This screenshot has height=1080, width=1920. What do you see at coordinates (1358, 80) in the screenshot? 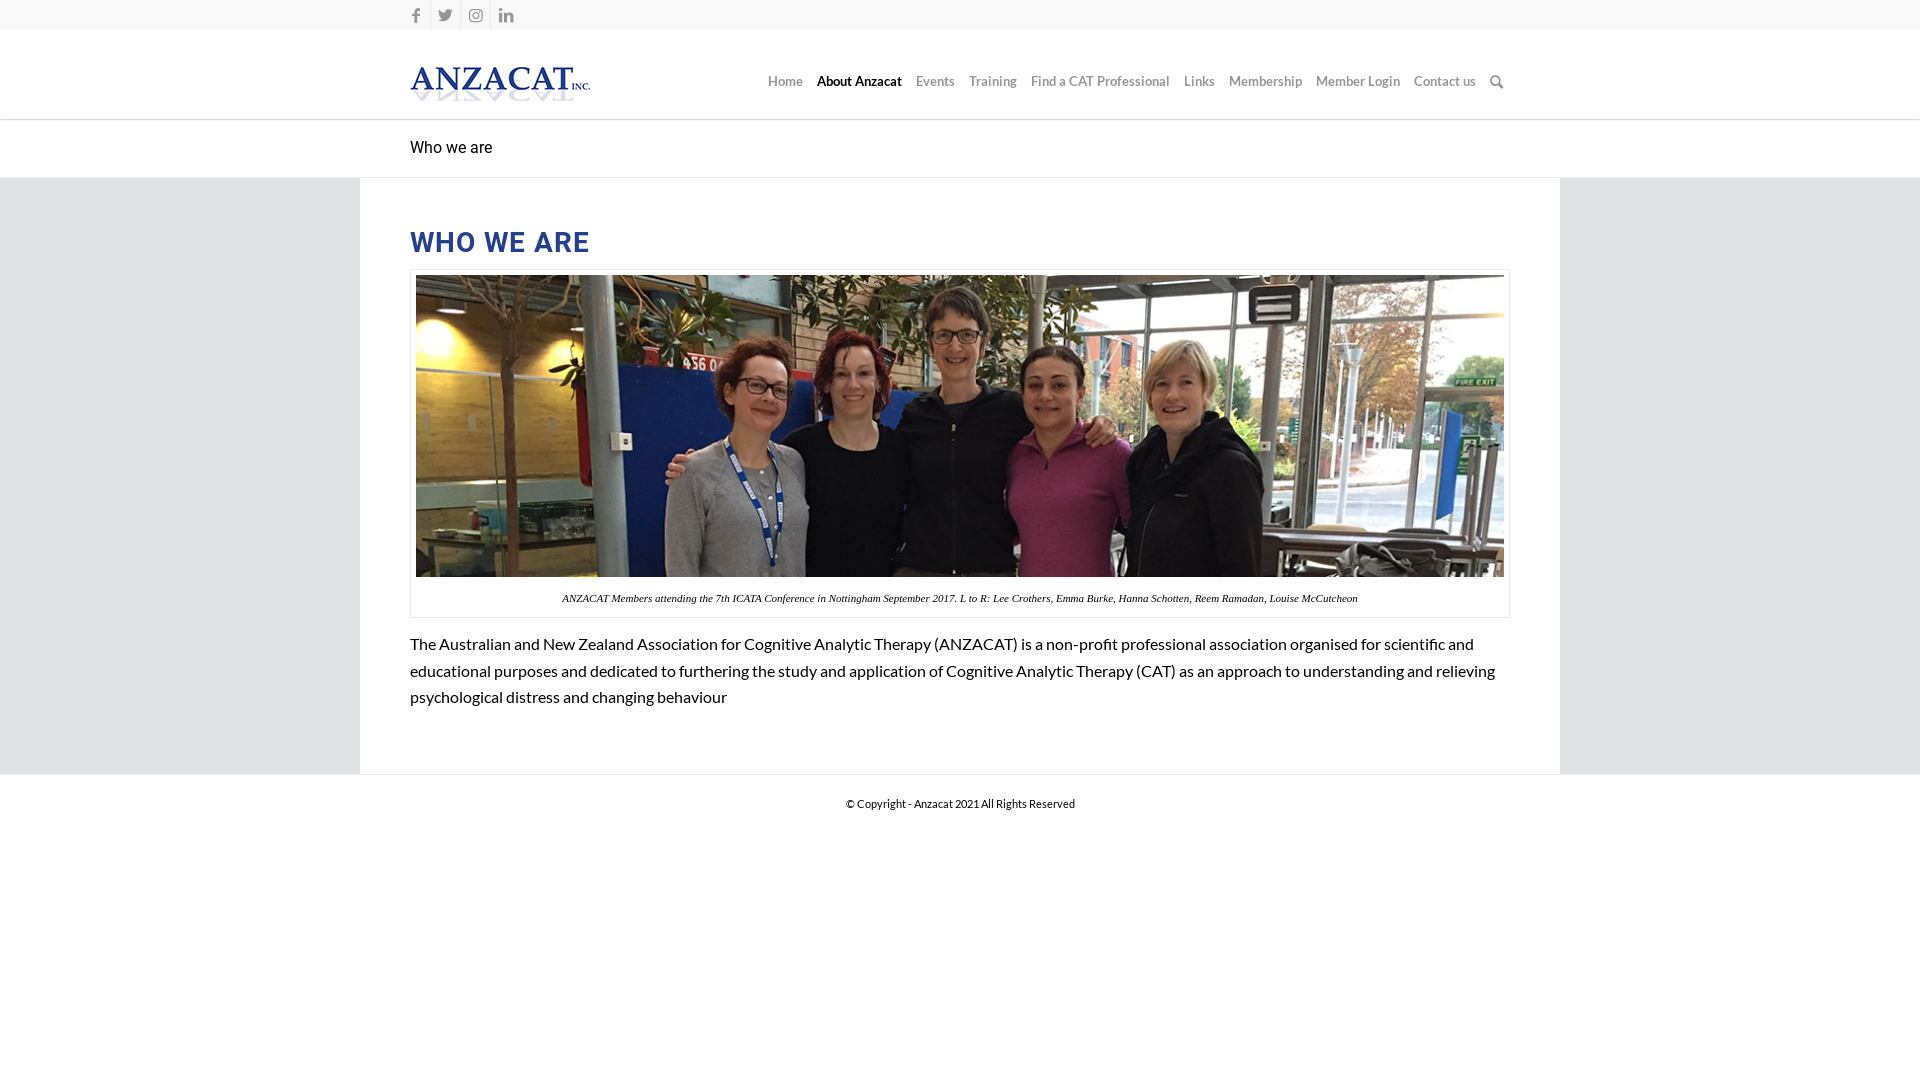
I see `'Member Login'` at bounding box center [1358, 80].